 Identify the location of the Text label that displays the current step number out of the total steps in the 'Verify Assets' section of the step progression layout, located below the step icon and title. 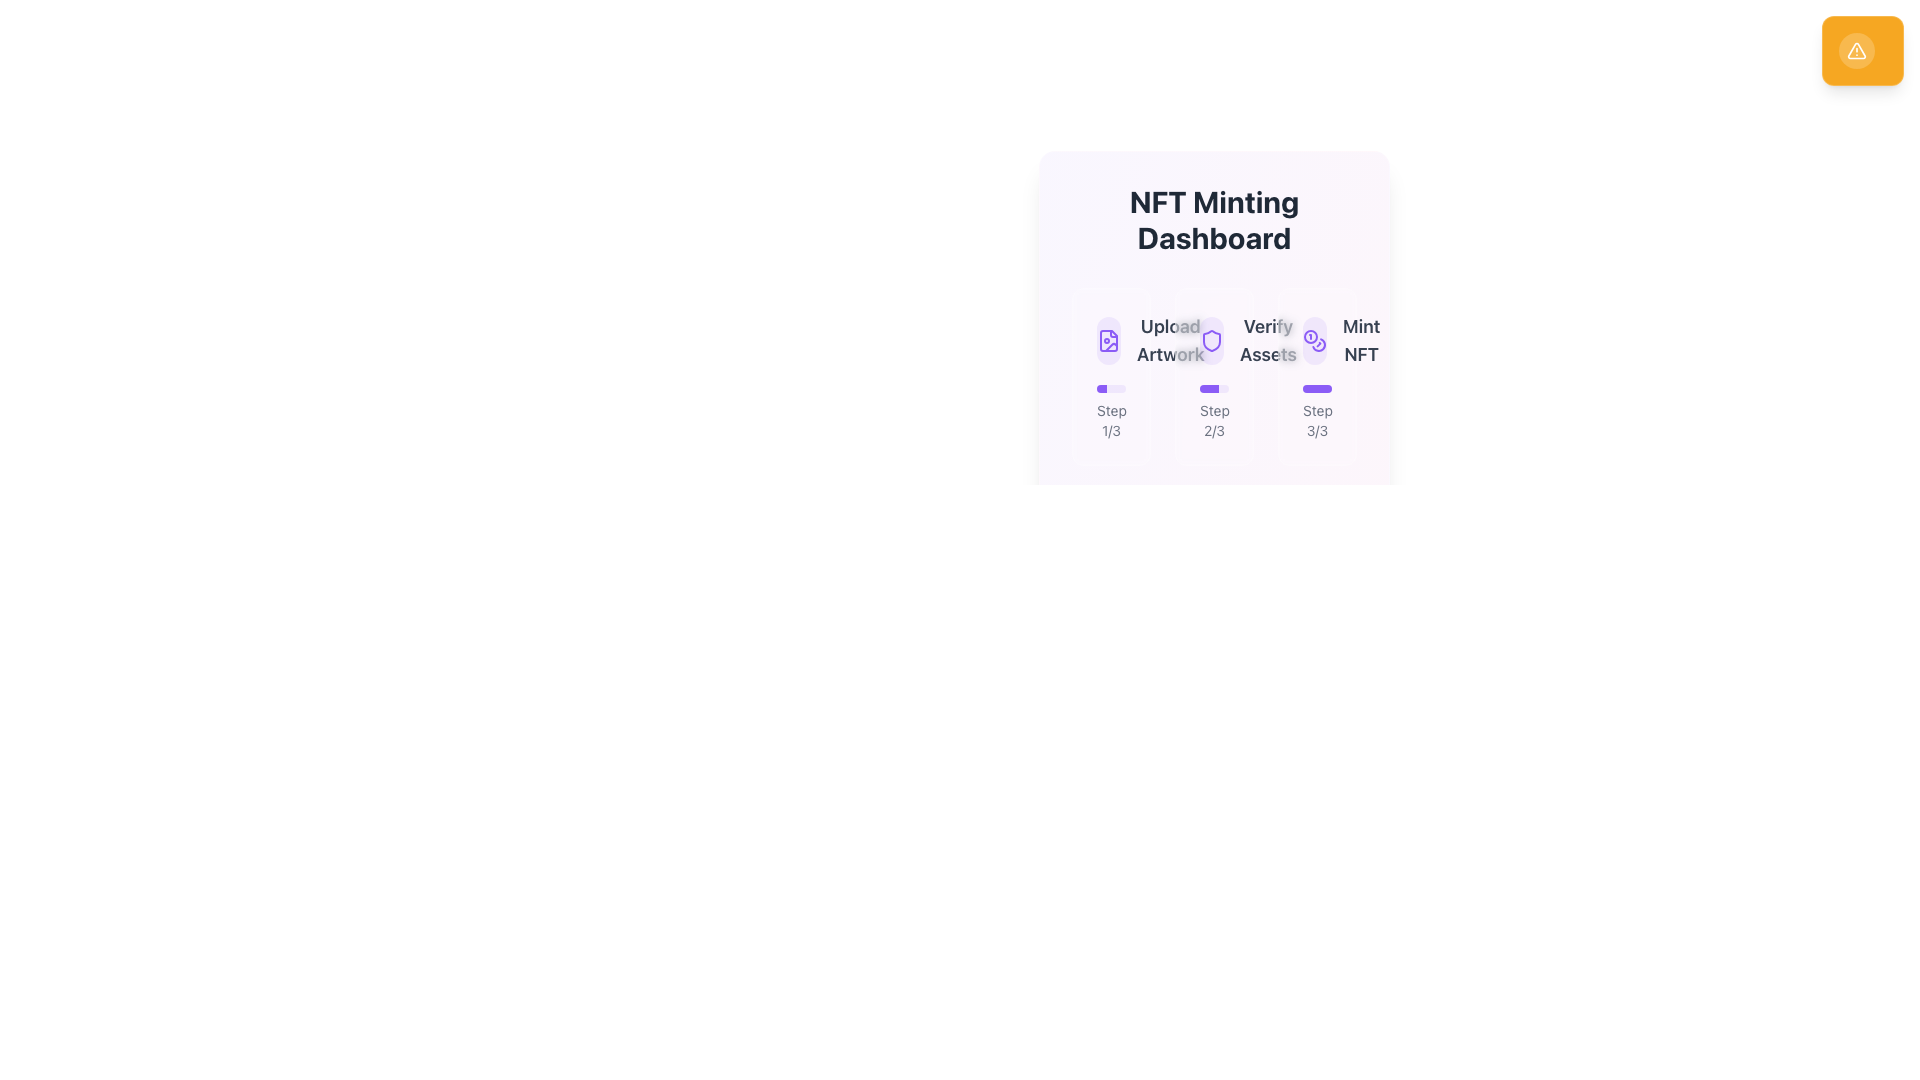
(1213, 411).